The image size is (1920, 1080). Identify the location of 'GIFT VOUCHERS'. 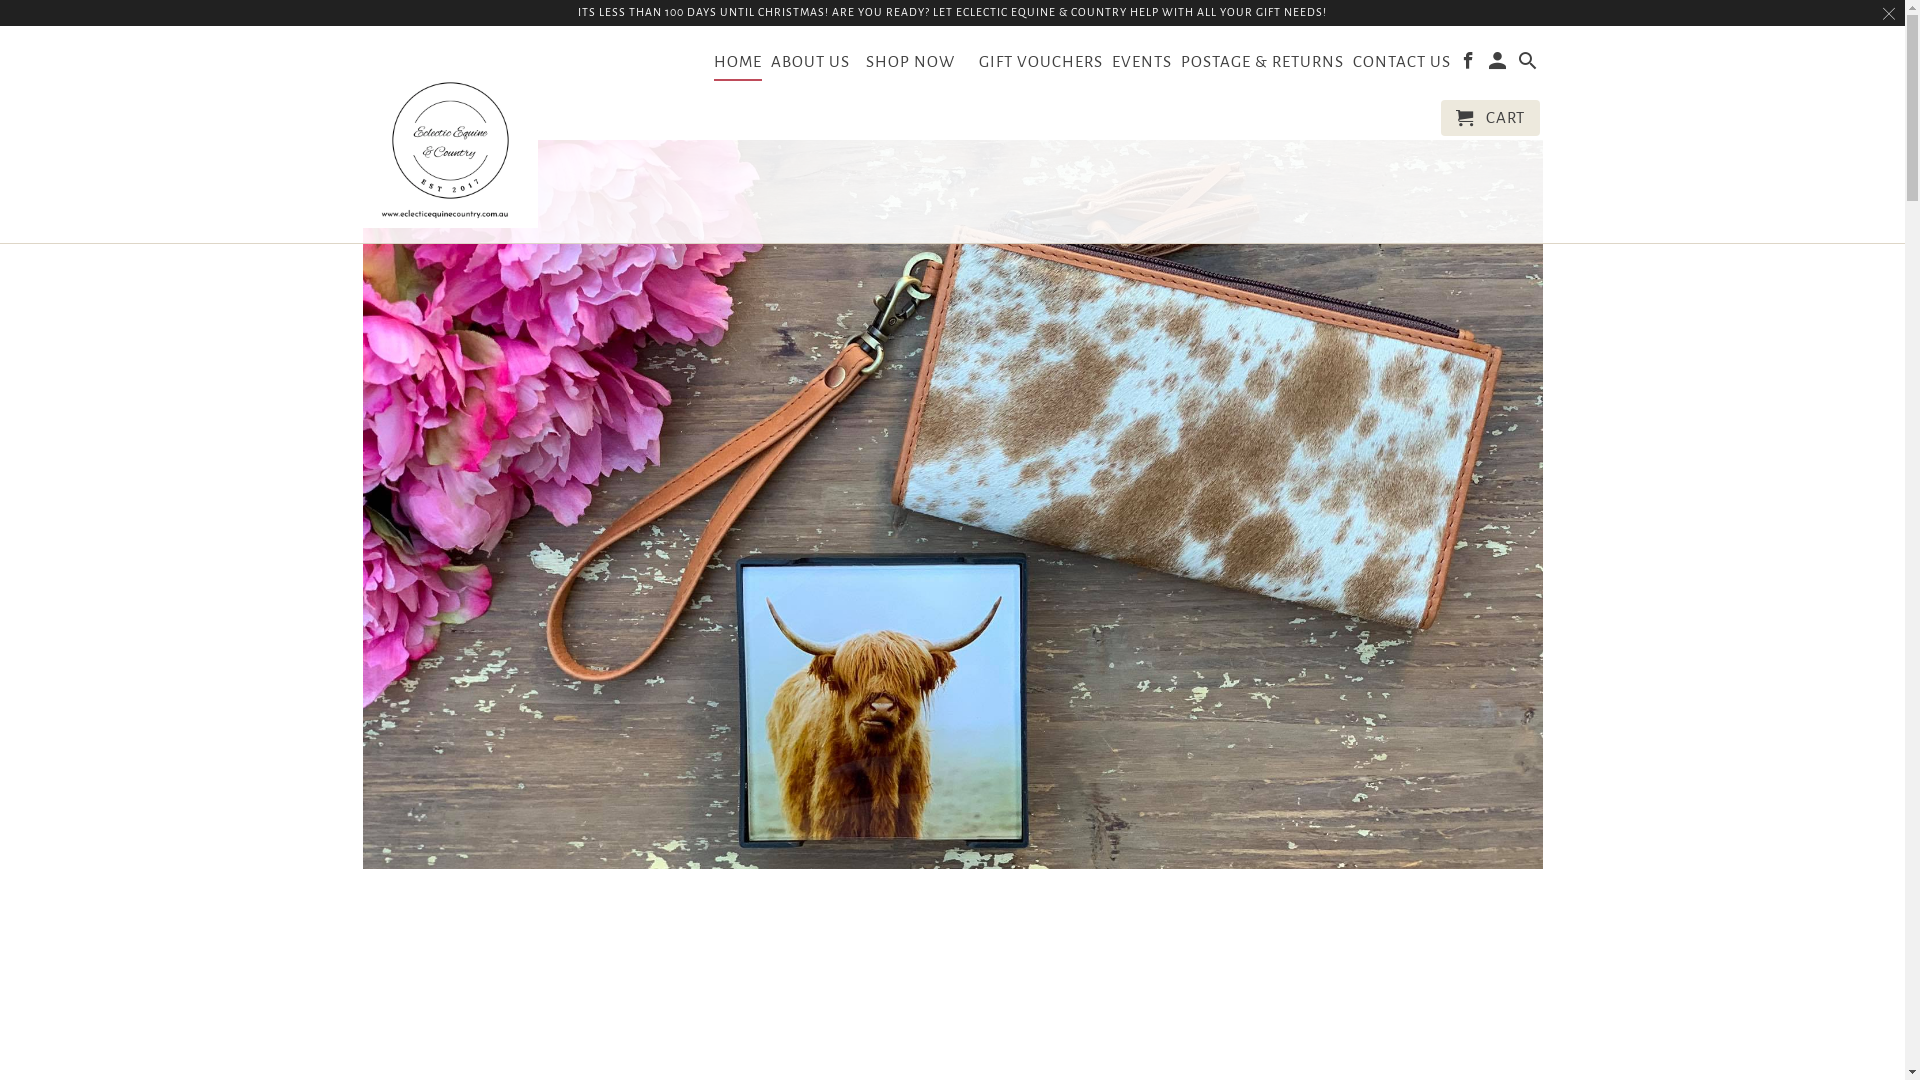
(1040, 64).